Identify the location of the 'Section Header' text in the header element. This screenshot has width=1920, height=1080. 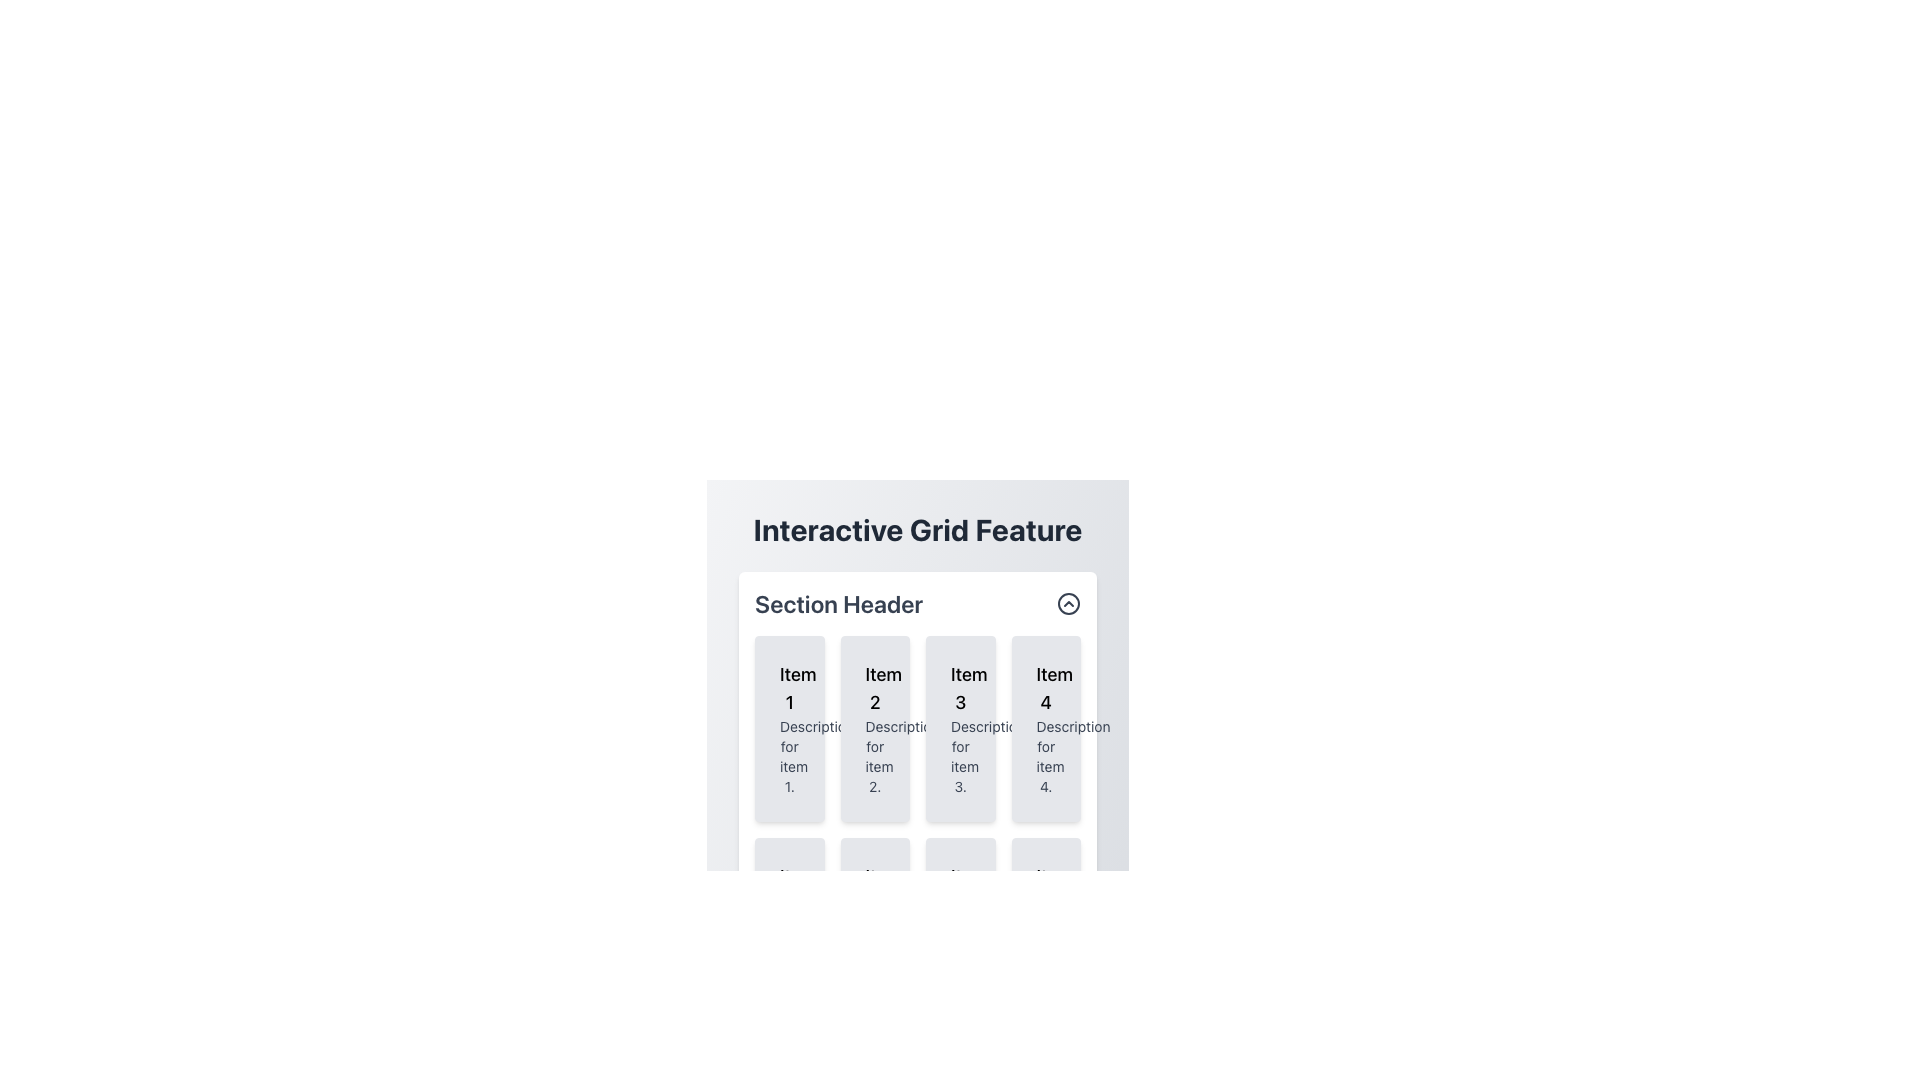
(916, 603).